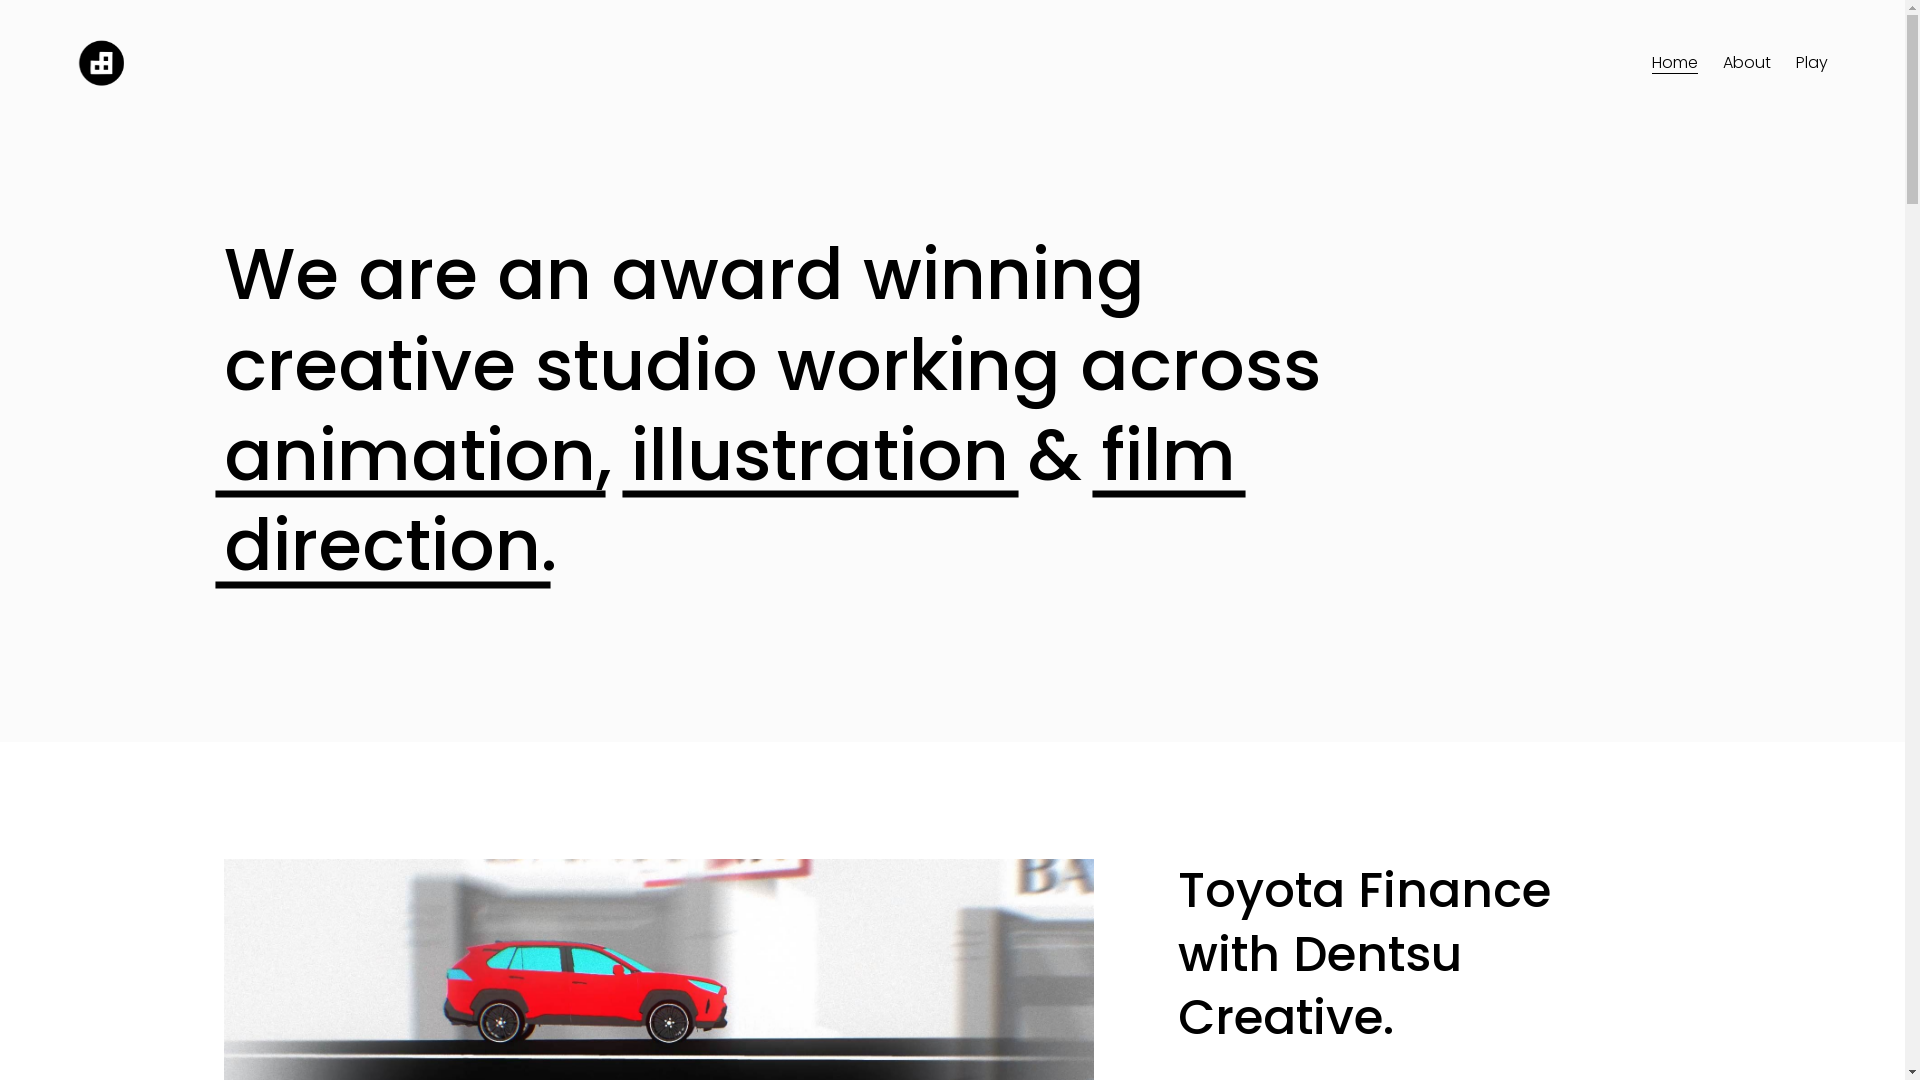 Image resolution: width=1920 pixels, height=1080 pixels. Describe the element at coordinates (1746, 63) in the screenshot. I see `'About'` at that location.